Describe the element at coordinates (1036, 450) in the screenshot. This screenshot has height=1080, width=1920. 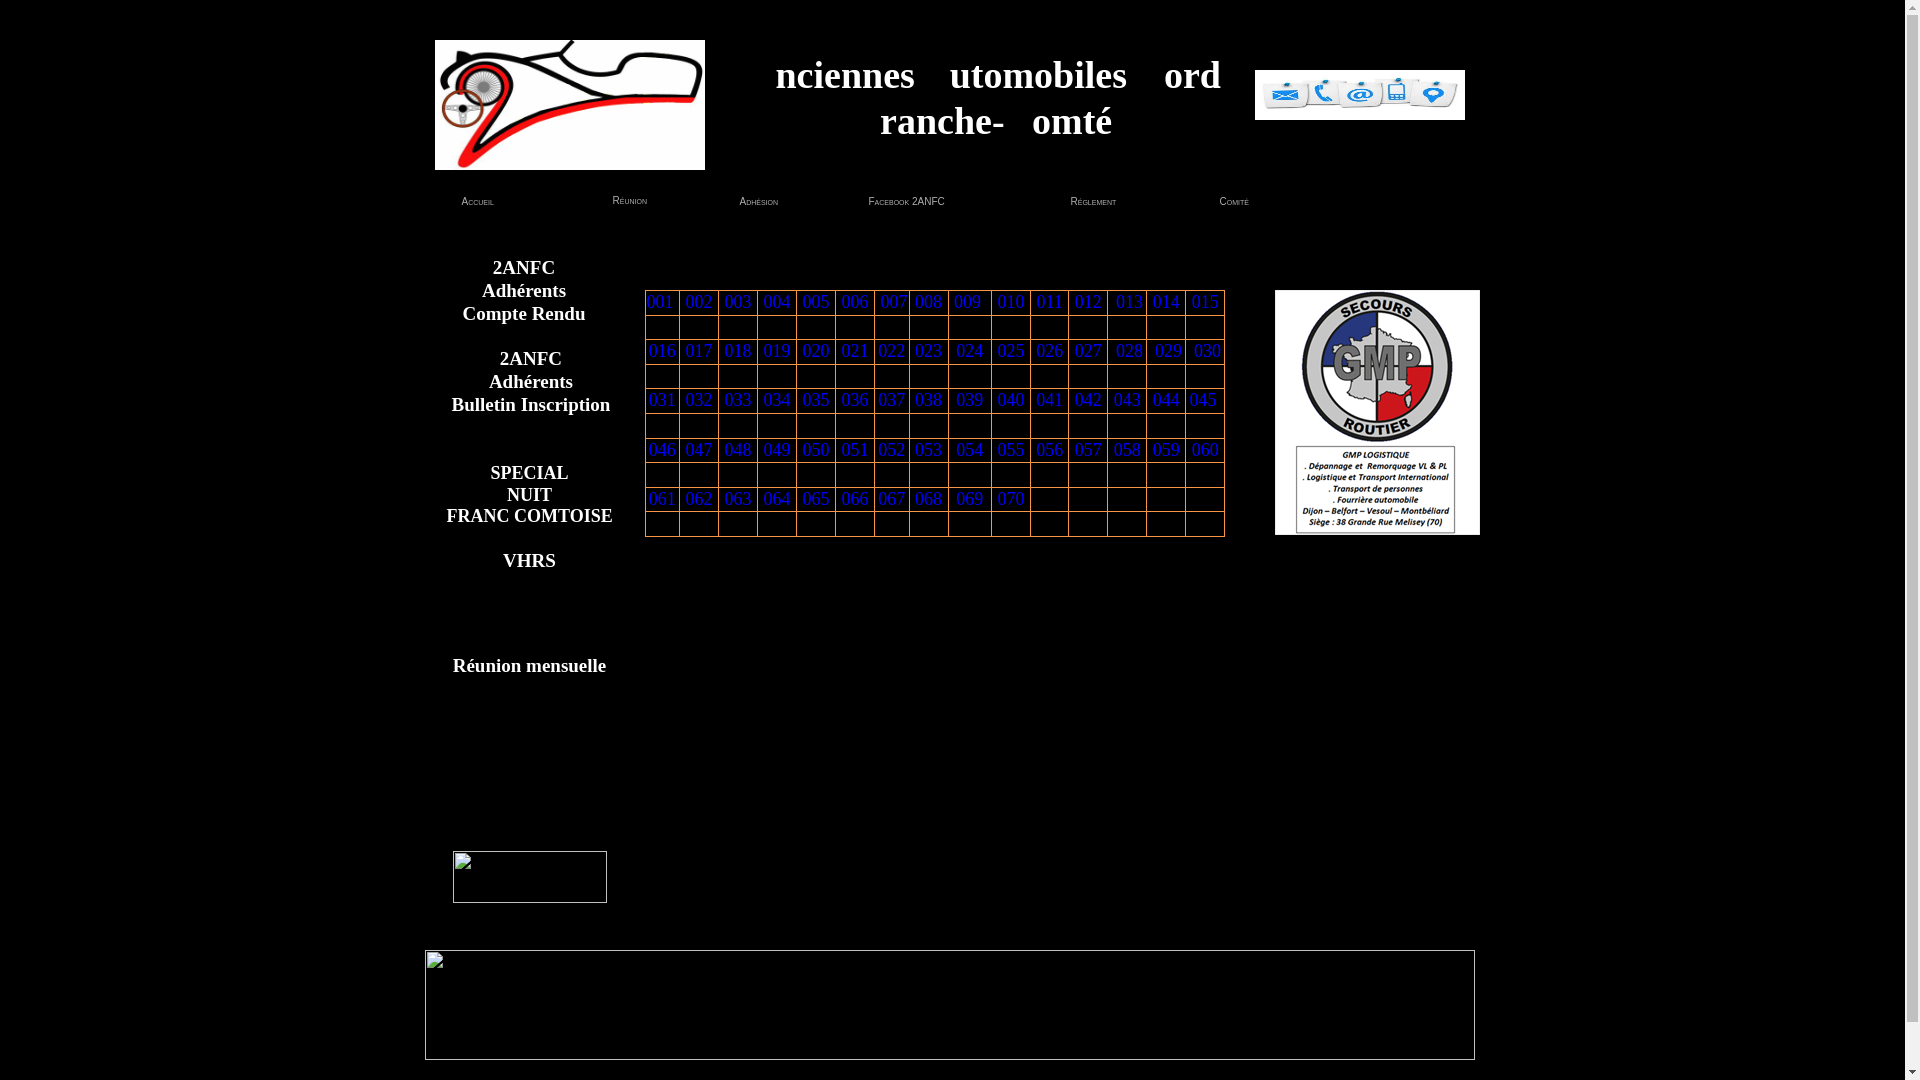
I see `'056'` at that location.